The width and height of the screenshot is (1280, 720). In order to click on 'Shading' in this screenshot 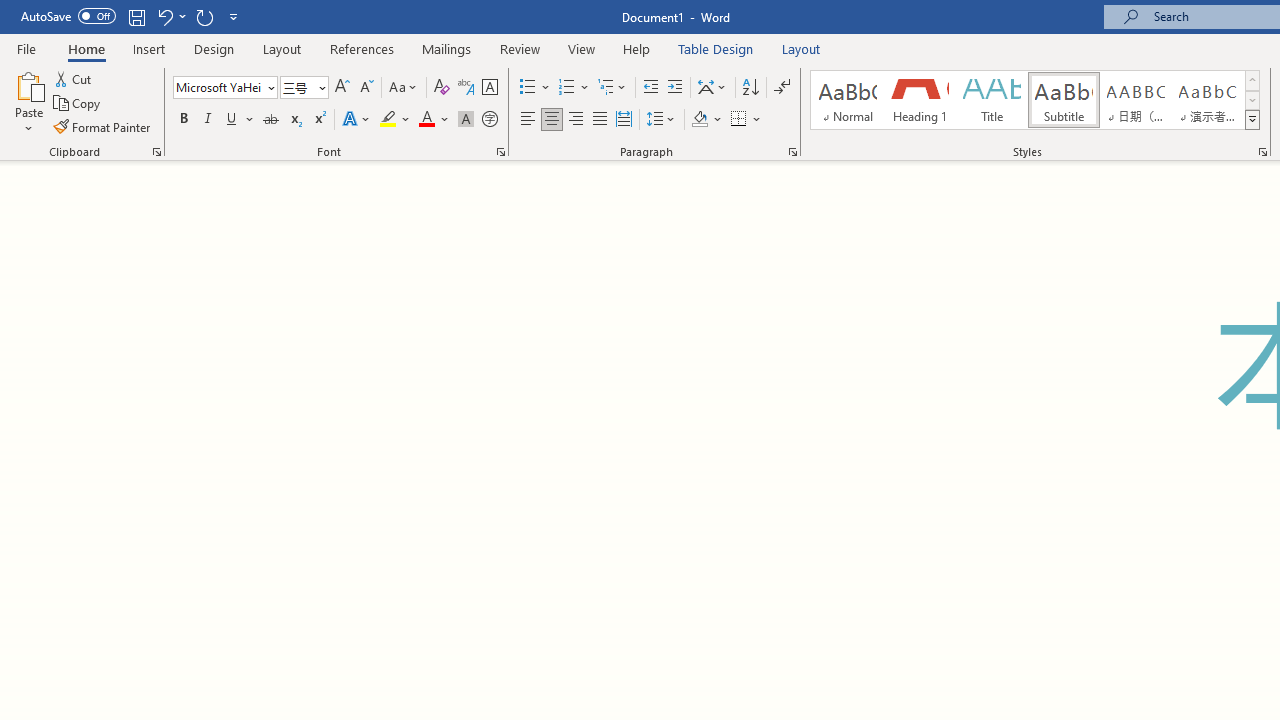, I will do `click(707, 119)`.